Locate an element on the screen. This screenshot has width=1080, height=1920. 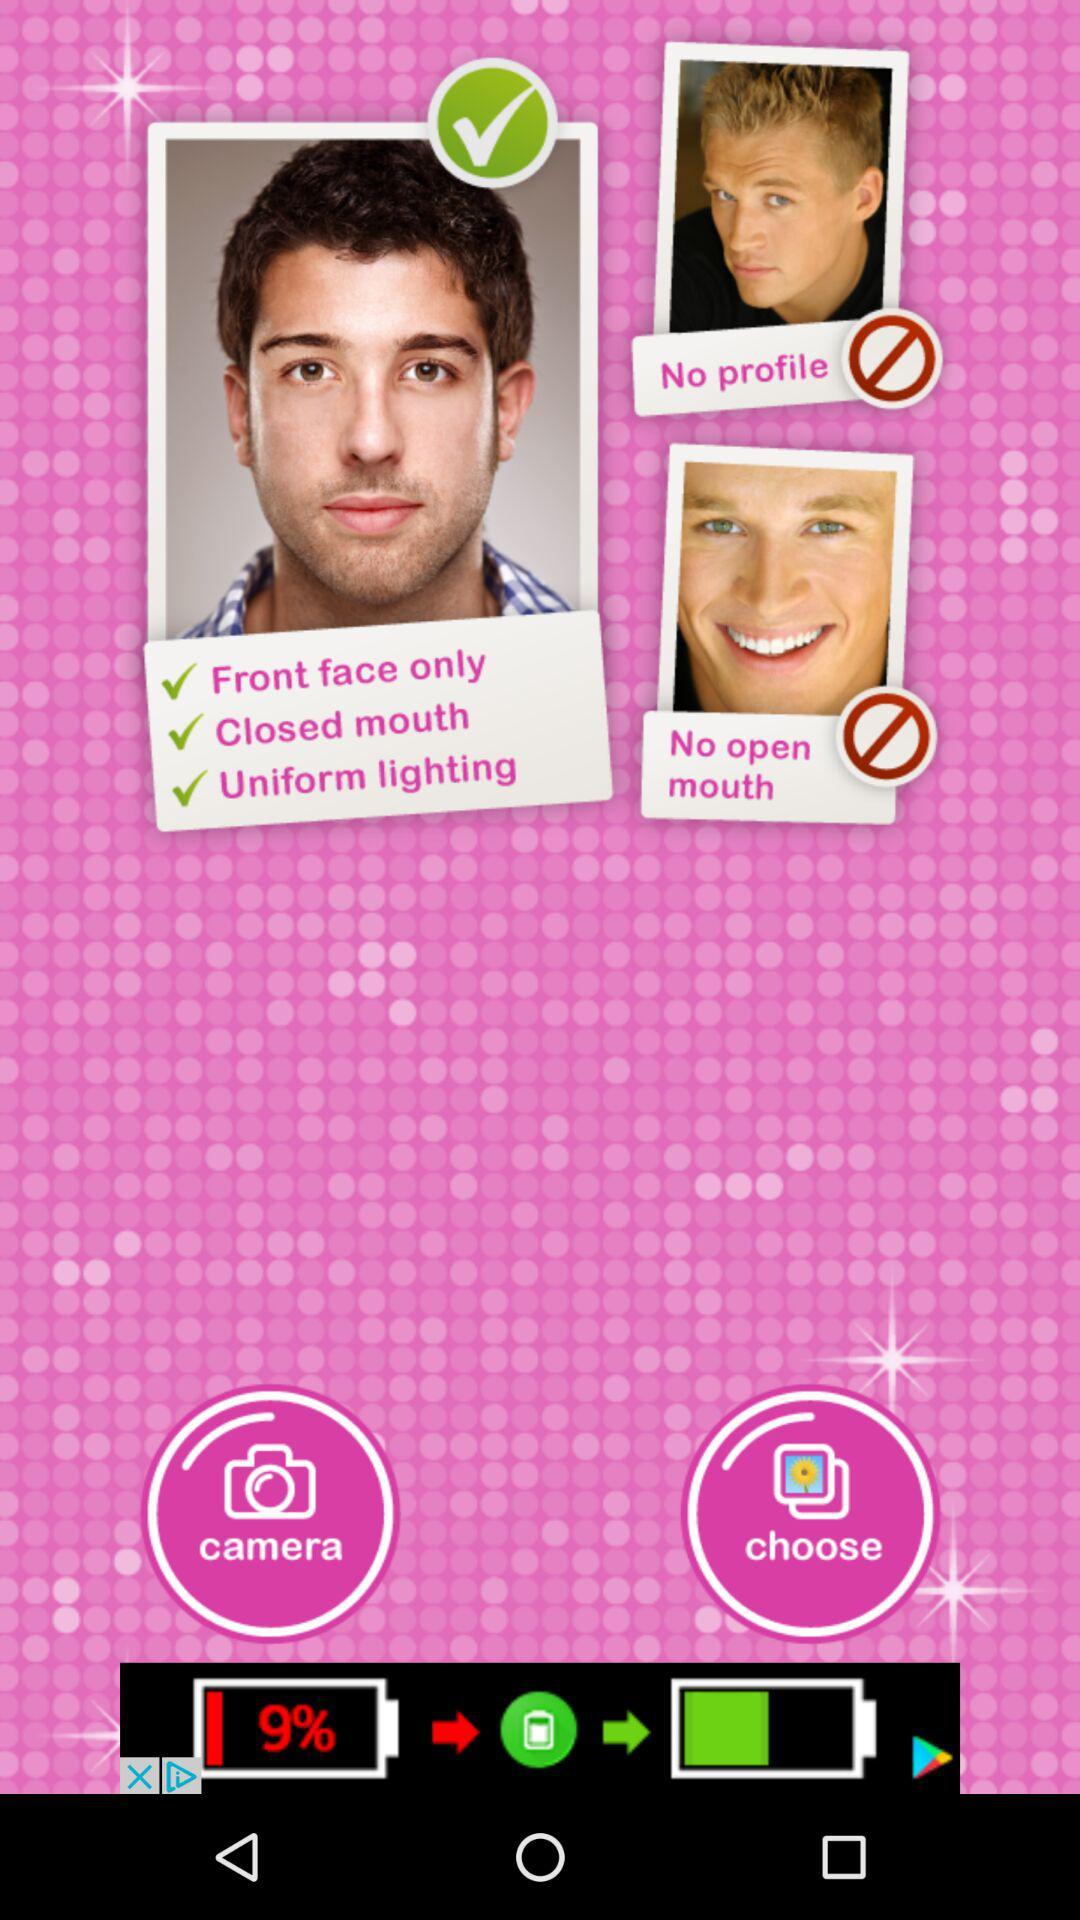
open camera is located at coordinates (270, 1513).